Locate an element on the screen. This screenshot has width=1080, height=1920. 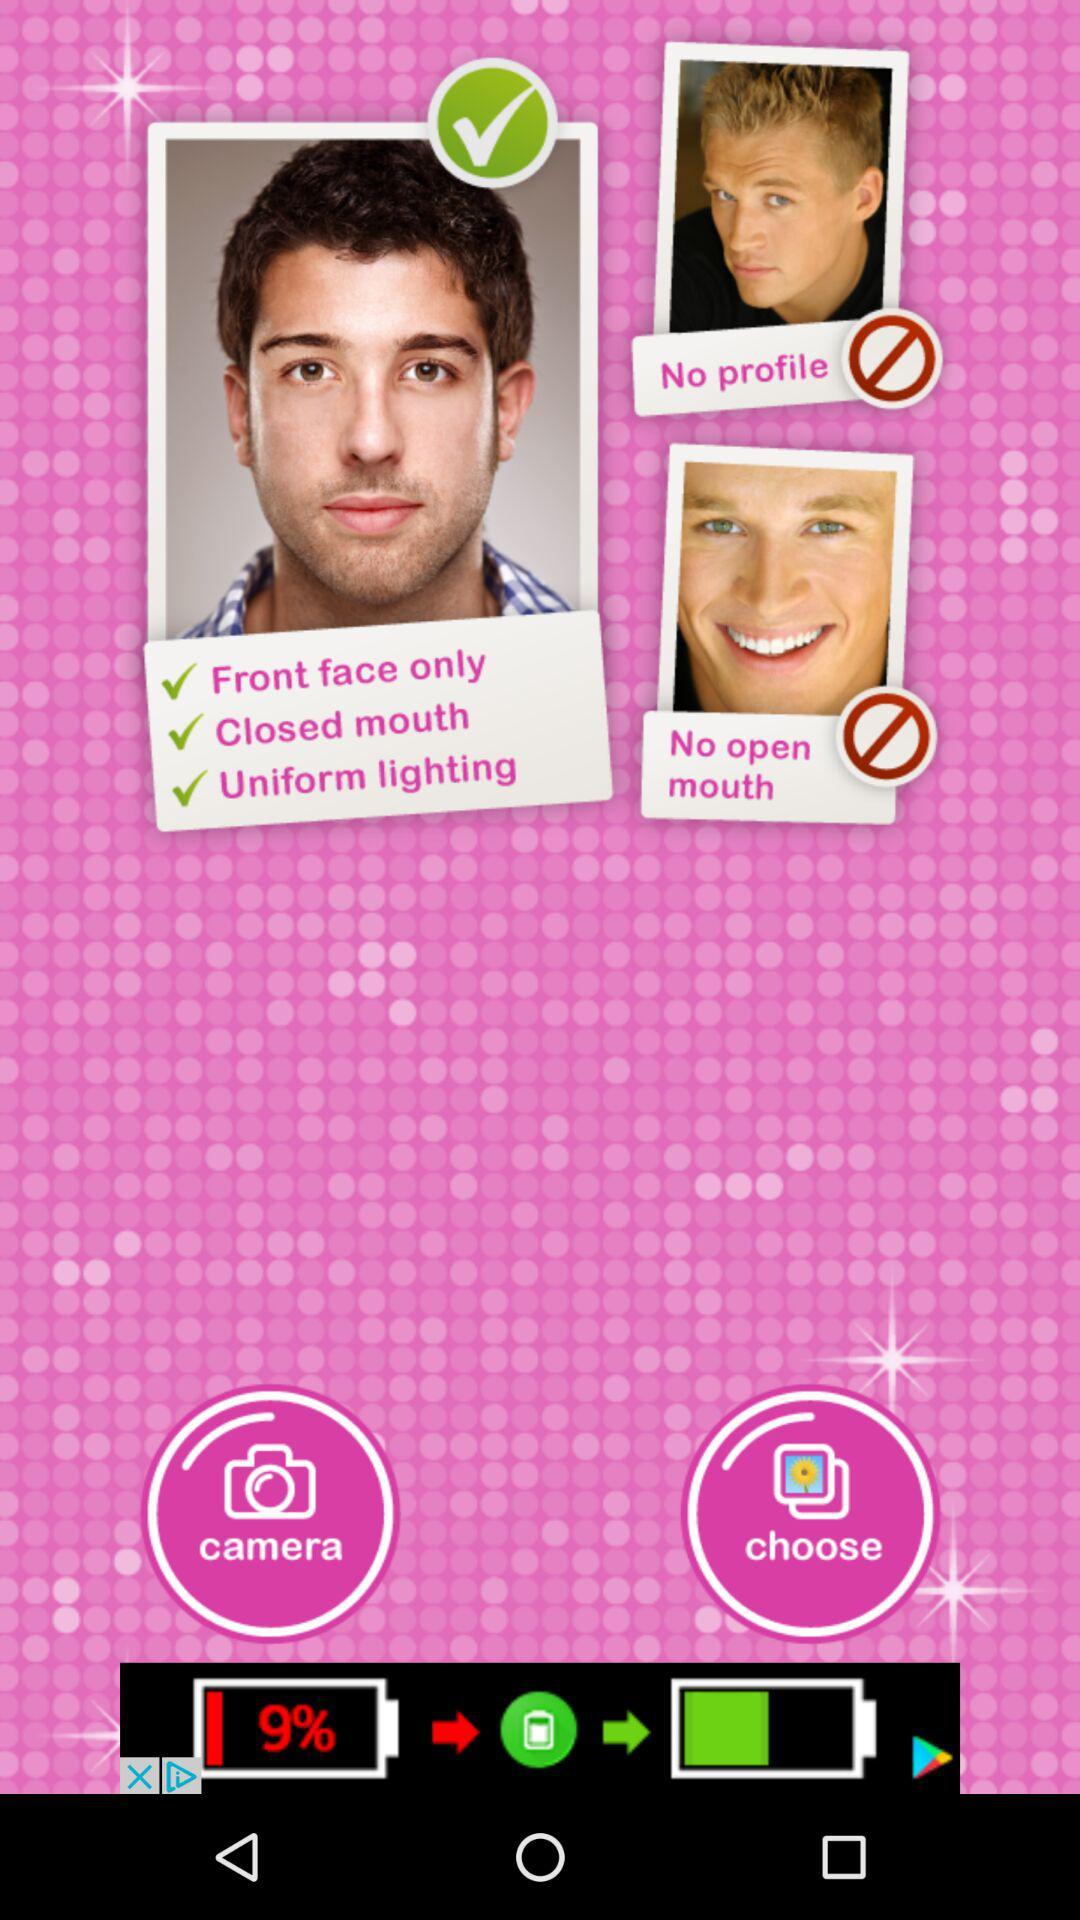
open camera is located at coordinates (270, 1513).